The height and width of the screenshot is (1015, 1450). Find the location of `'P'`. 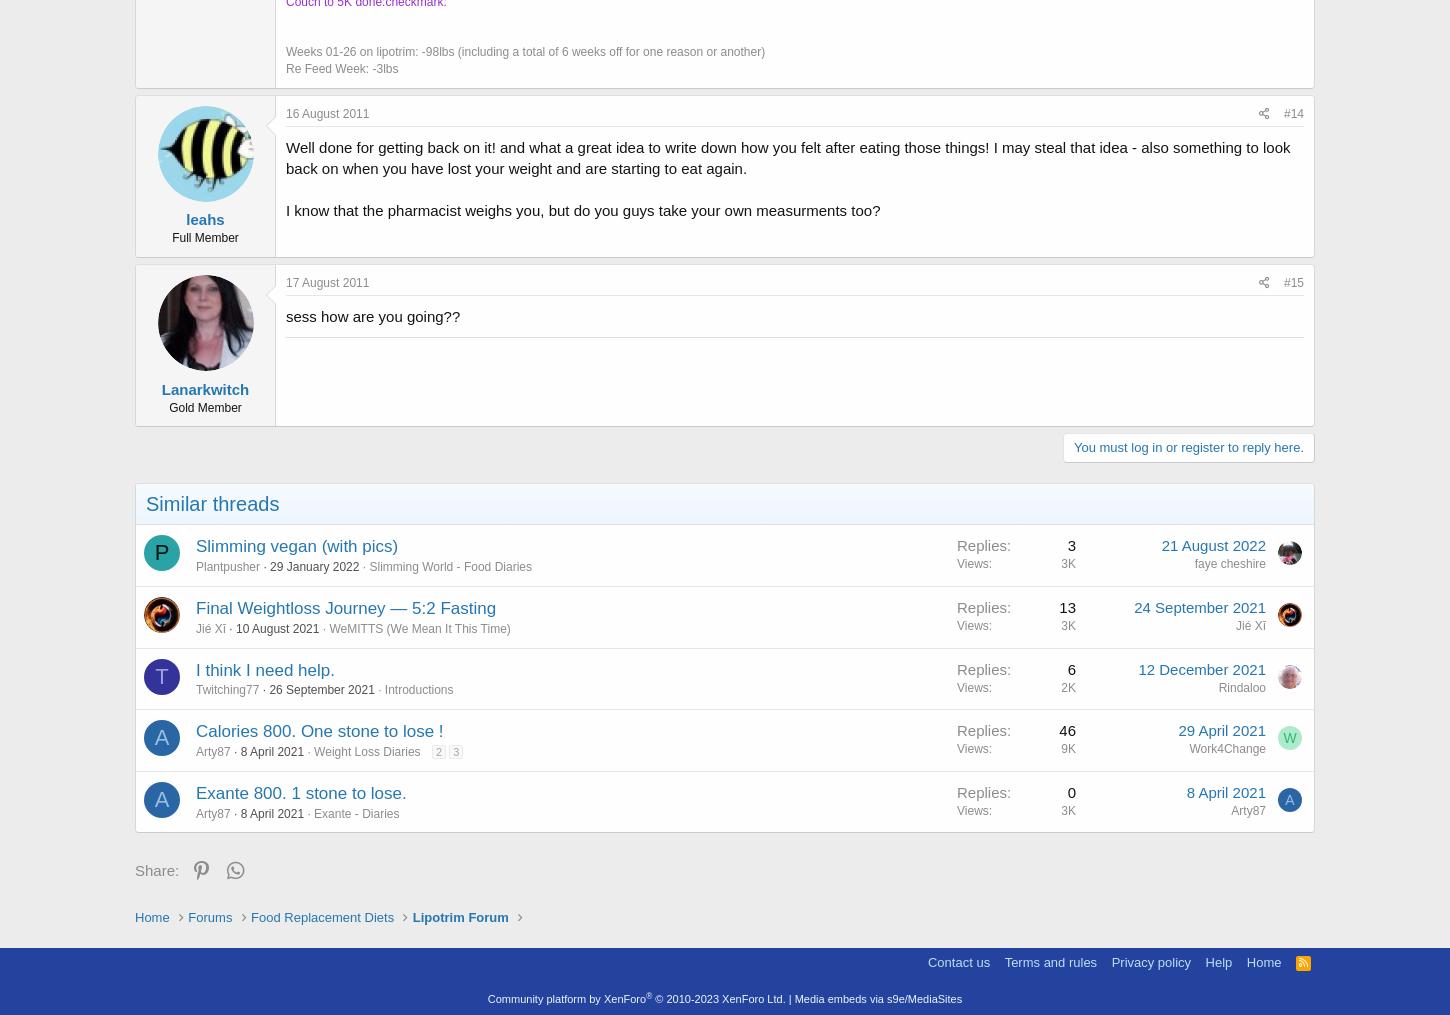

'P' is located at coordinates (160, 552).